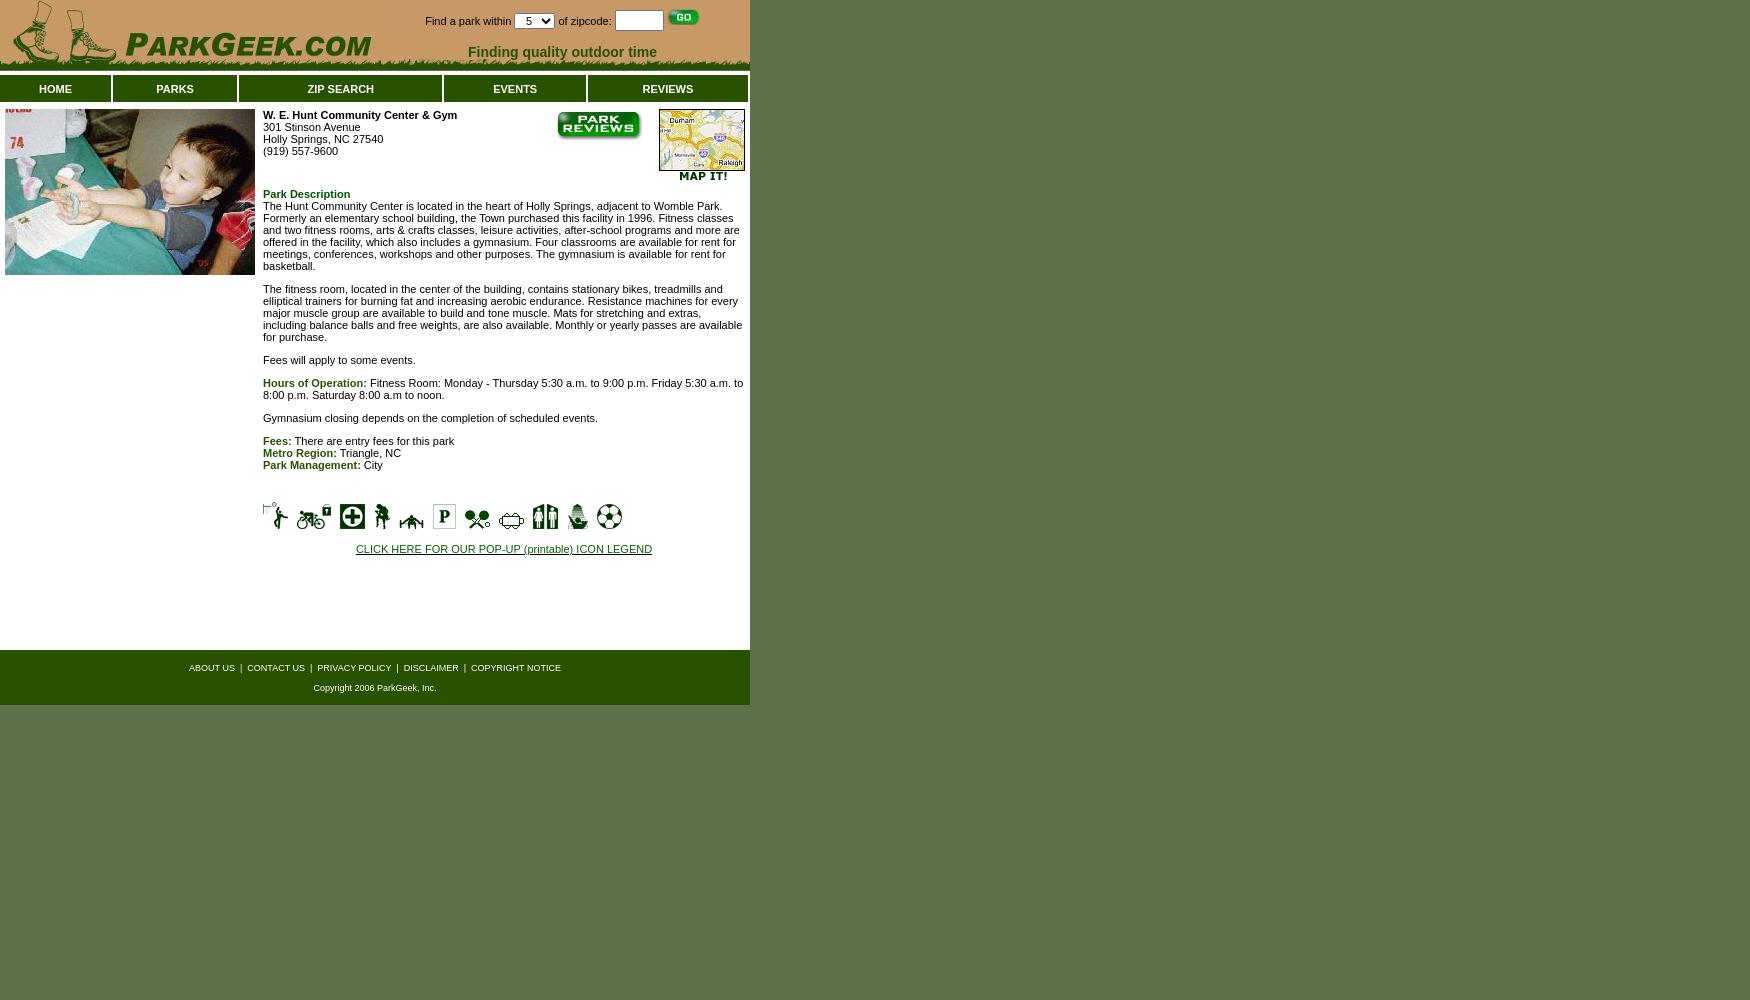 This screenshot has height=1000, width=1750. What do you see at coordinates (501, 312) in the screenshot?
I see `'The fitness room, located in the center of the building, contains stationary bikes, treadmills and elliptical trainers for burning fat and increasing aerobic endurance. Resistance machines for every major muscle group are available to build and tone muscle. Mats for stretching and extras, including balance balls and free weights, are also available. Monthly or yearly passes are available for purchase.'` at bounding box center [501, 312].